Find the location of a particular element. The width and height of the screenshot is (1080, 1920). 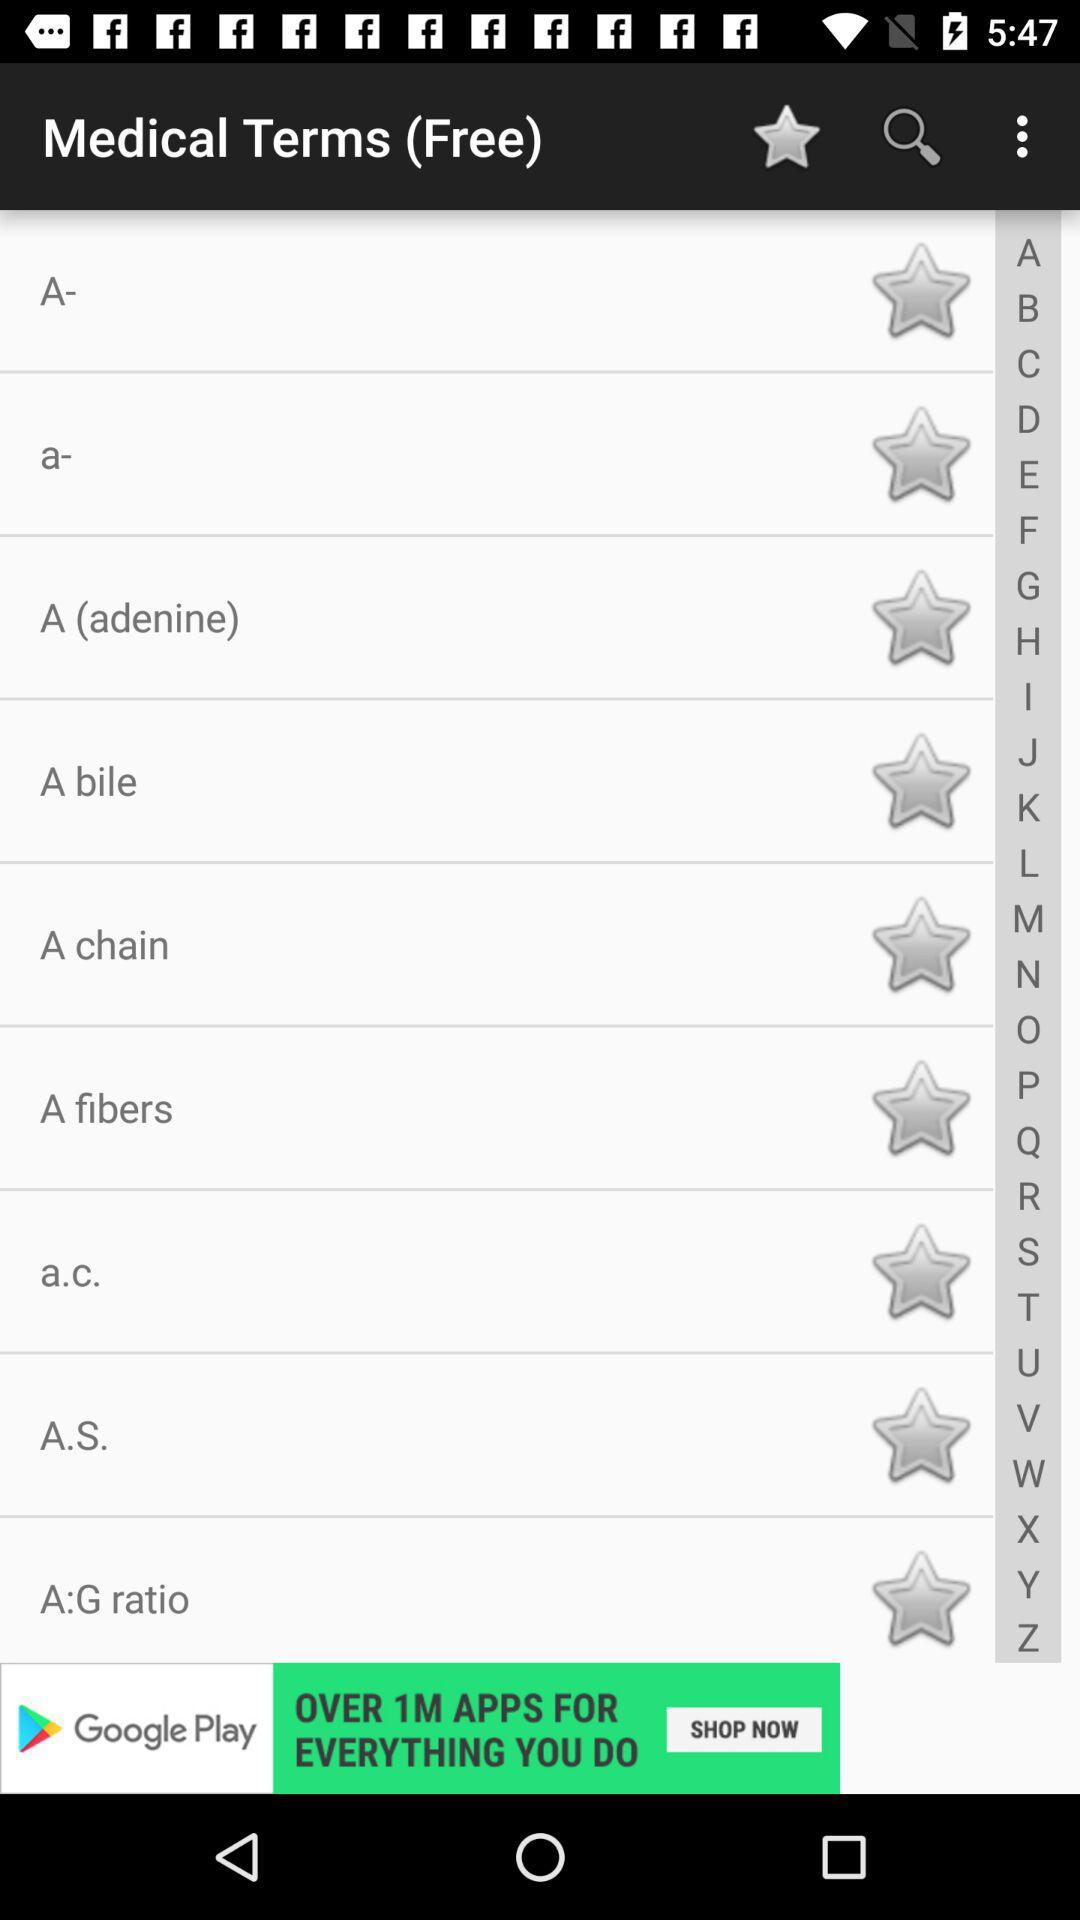

star select botton is located at coordinates (920, 1597).